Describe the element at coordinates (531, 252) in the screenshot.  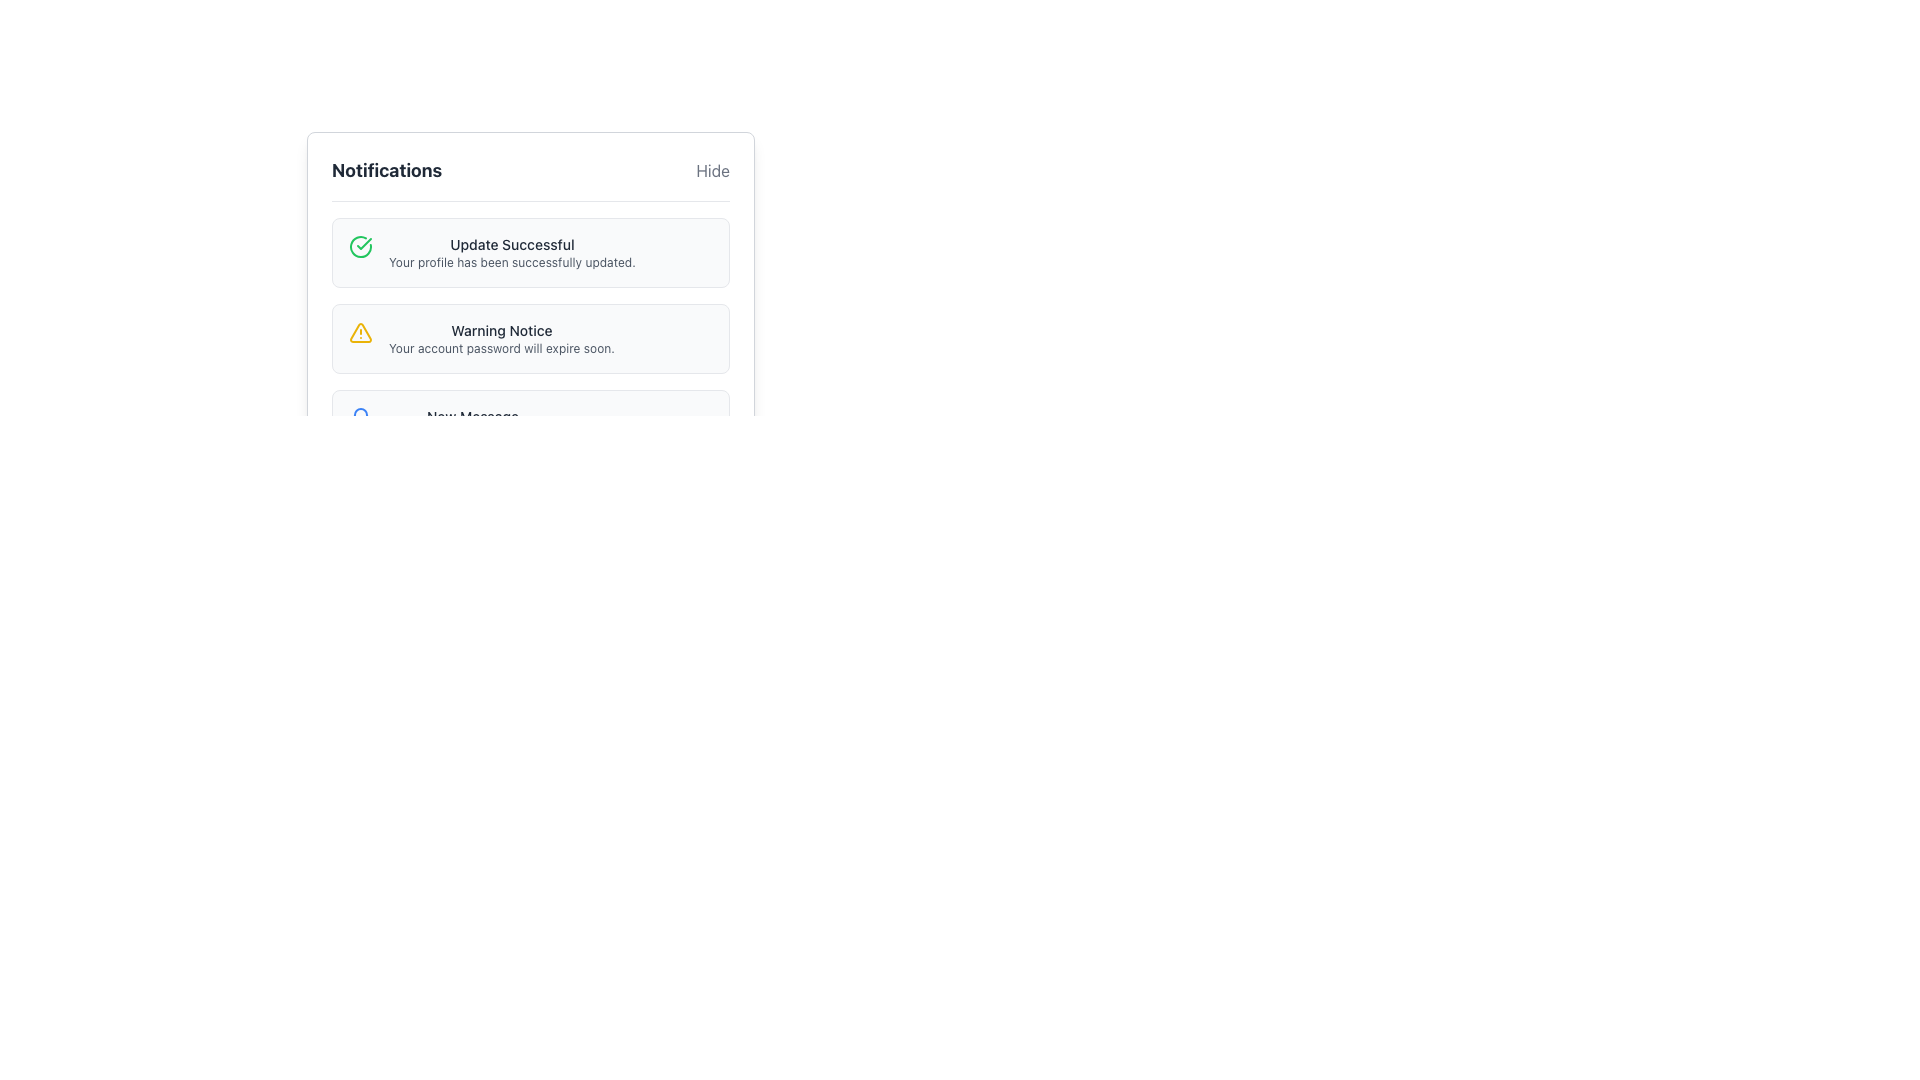
I see `the Informational Card that confirms the successful update of the user's profile, located in the Notifications section` at that location.